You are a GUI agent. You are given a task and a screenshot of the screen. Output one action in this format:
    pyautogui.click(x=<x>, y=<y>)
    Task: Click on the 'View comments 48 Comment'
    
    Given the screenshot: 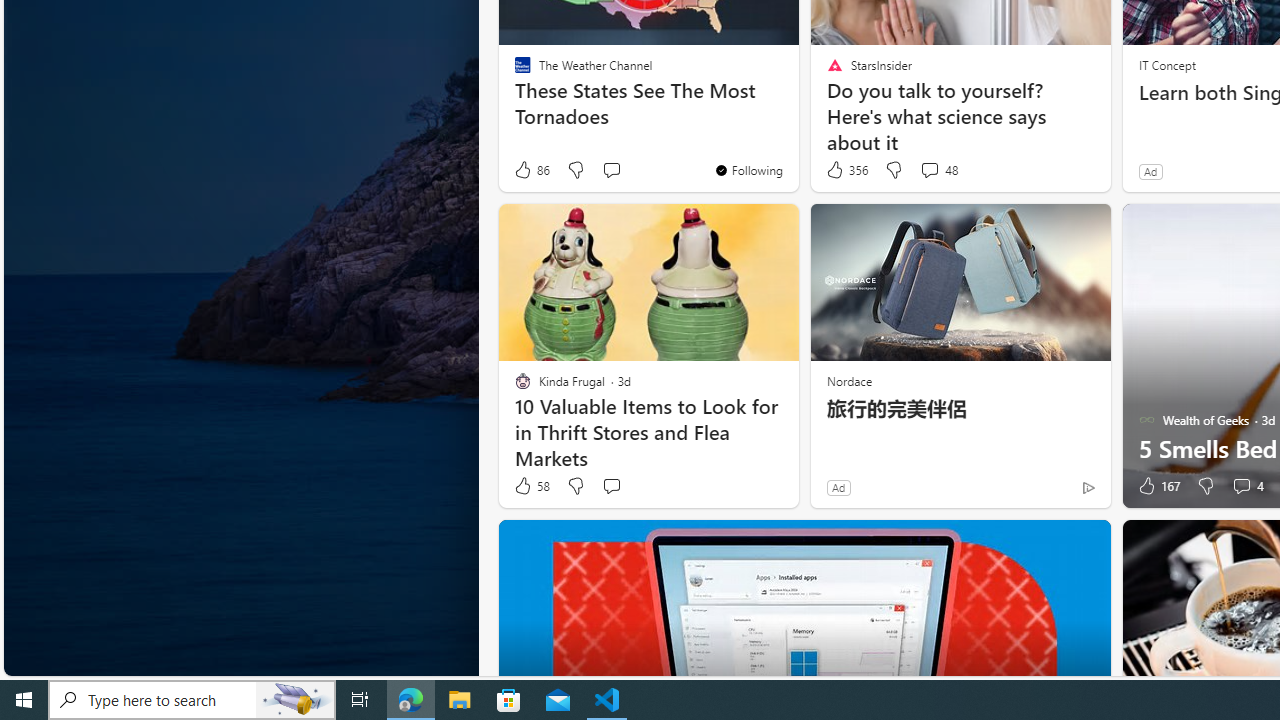 What is the action you would take?
    pyautogui.click(x=928, y=168)
    